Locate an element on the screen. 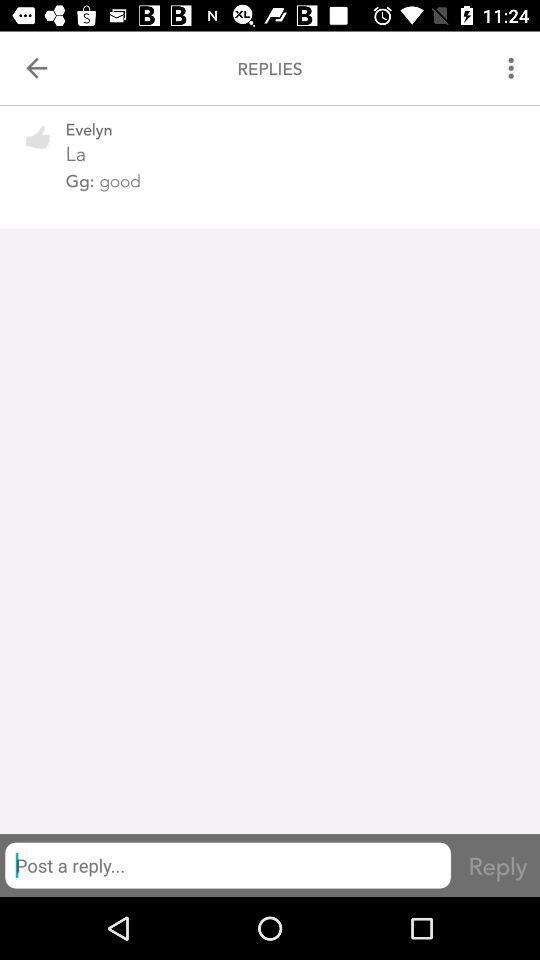 The height and width of the screenshot is (960, 540). item below gg: good is located at coordinates (226, 864).